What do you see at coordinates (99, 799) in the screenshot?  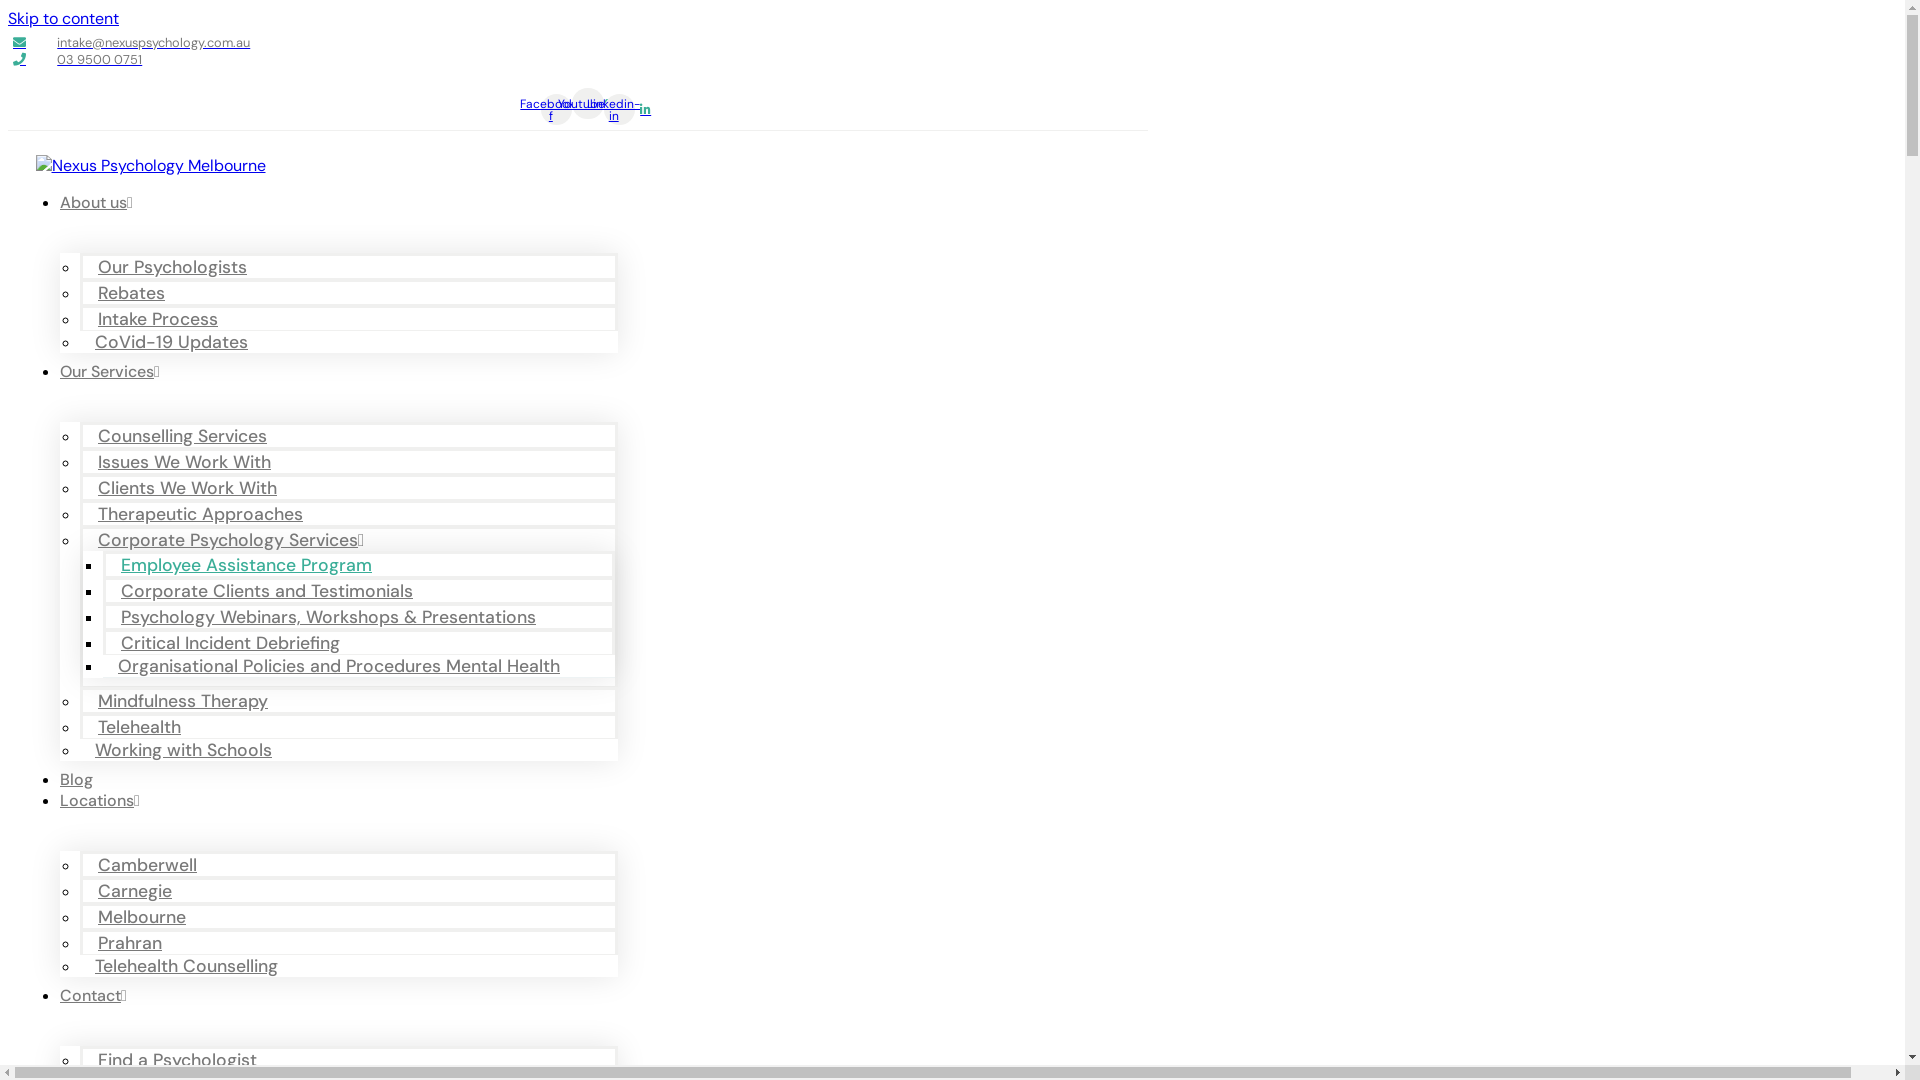 I see `'Locations'` at bounding box center [99, 799].